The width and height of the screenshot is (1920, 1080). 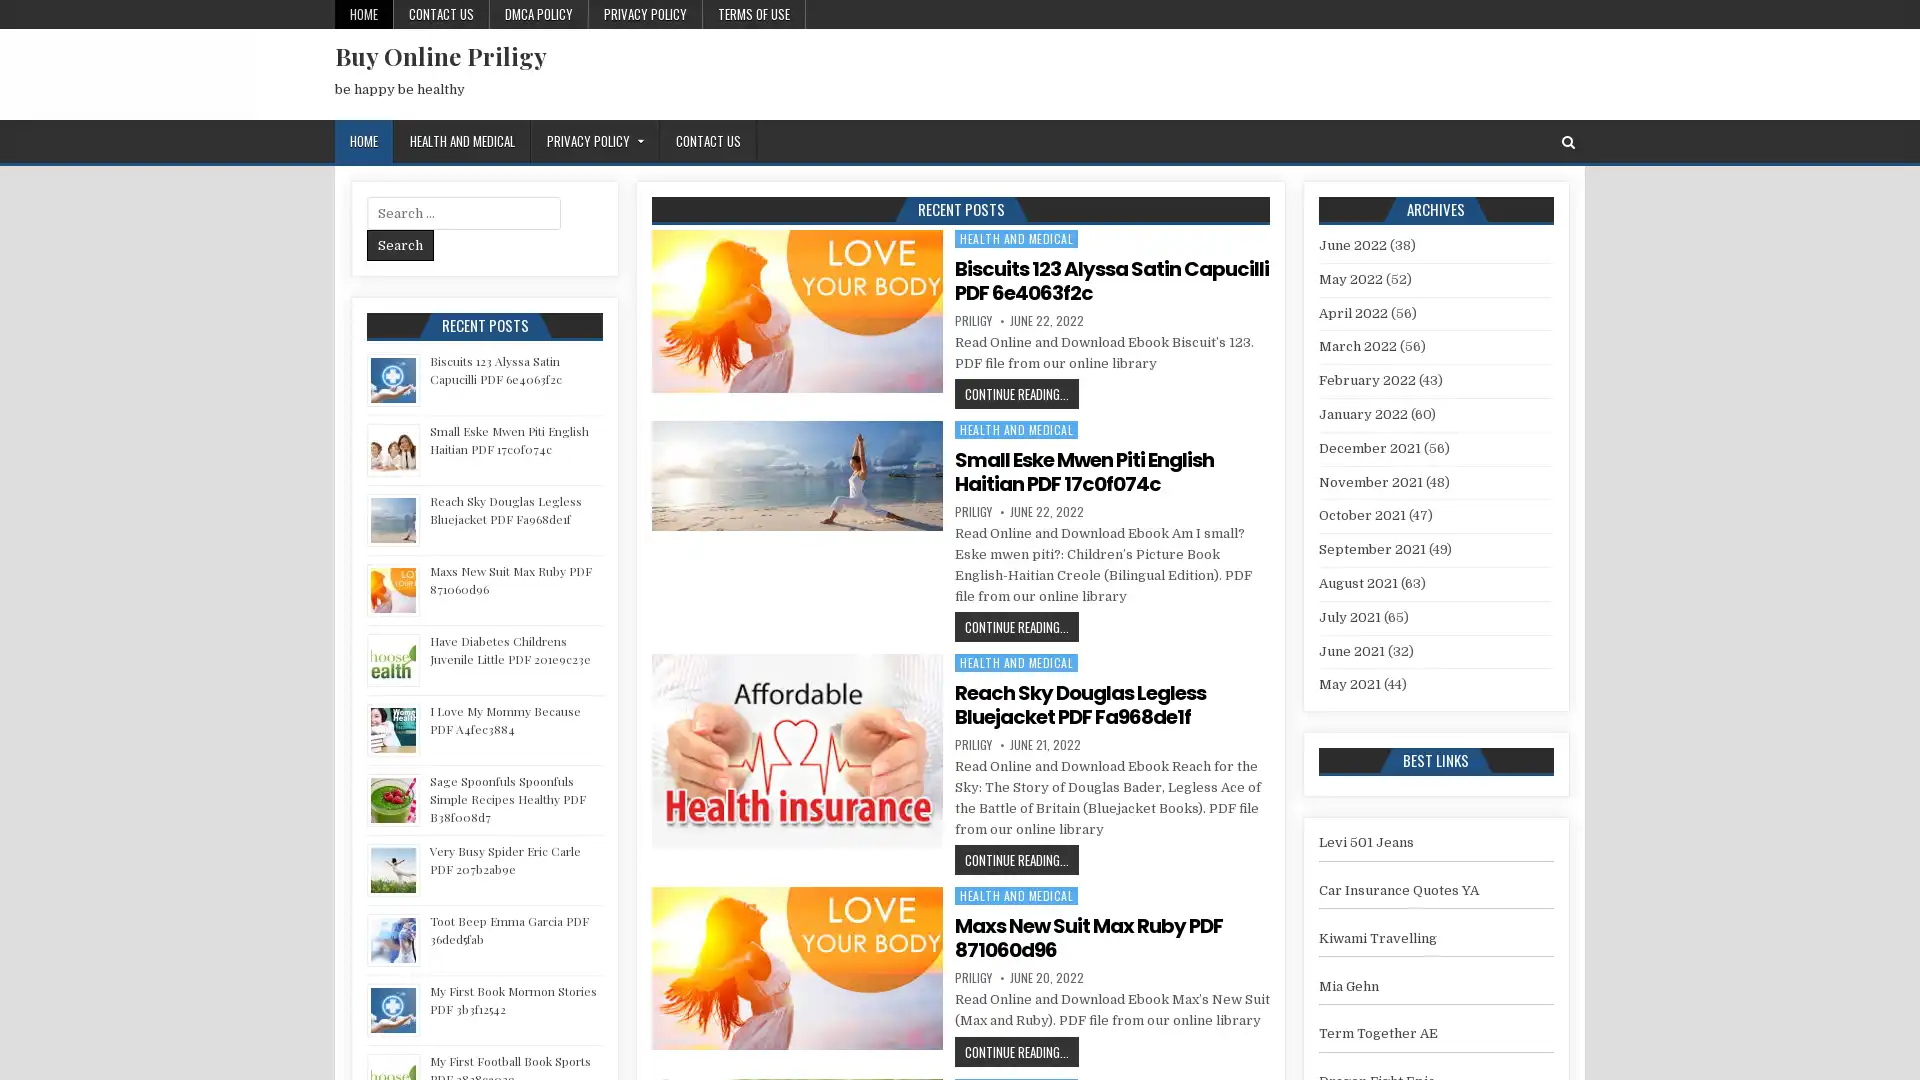 What do you see at coordinates (400, 244) in the screenshot?
I see `Search` at bounding box center [400, 244].